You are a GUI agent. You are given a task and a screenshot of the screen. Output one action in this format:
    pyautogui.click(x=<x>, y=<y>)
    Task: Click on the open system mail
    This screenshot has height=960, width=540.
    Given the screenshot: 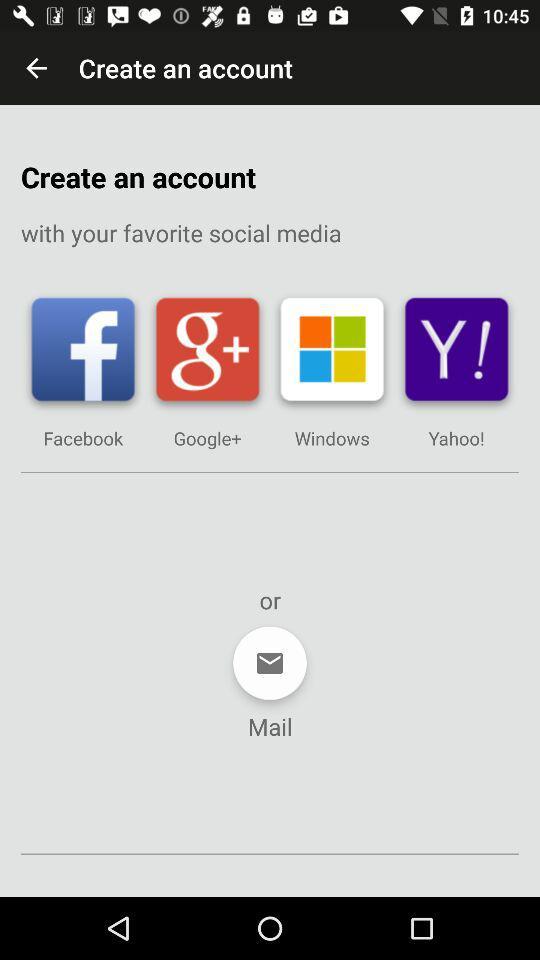 What is the action you would take?
    pyautogui.click(x=270, y=663)
    